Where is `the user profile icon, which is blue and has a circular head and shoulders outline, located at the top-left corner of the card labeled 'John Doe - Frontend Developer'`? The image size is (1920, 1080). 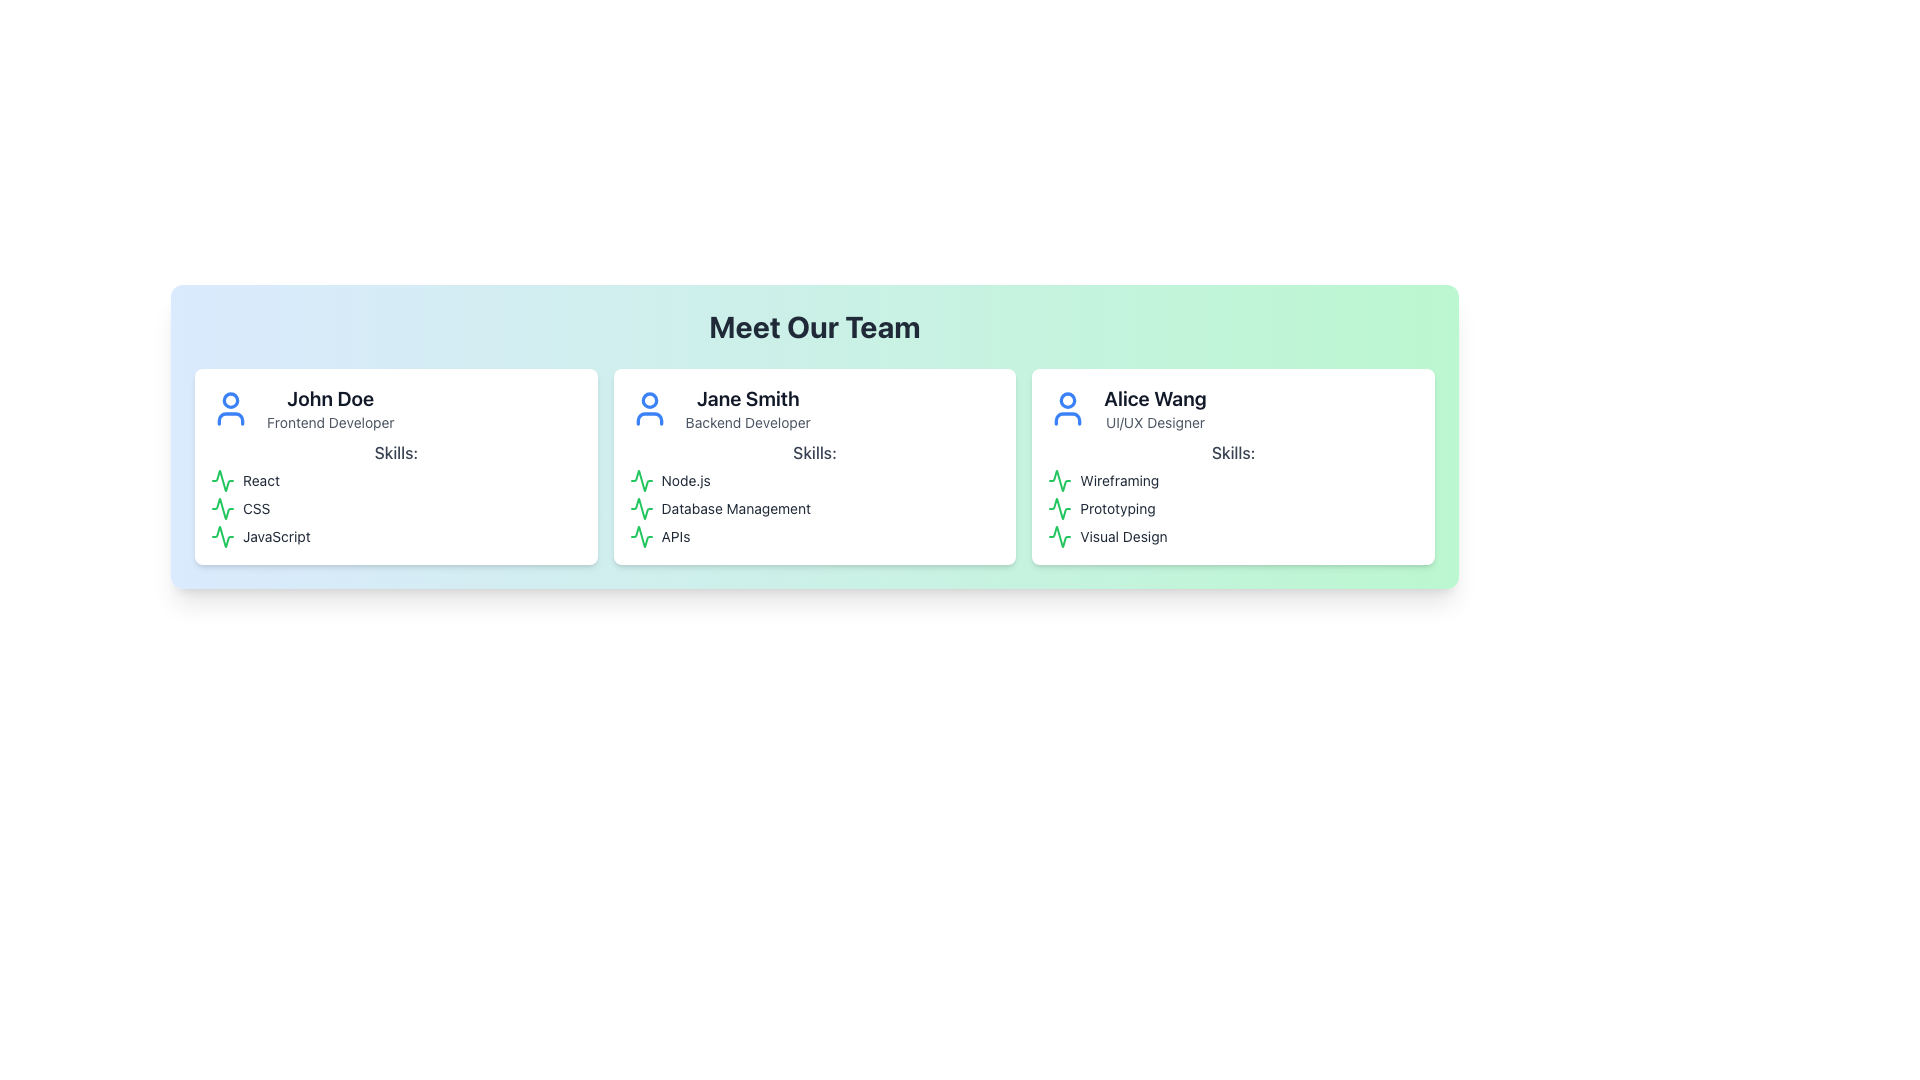 the user profile icon, which is blue and has a circular head and shoulders outline, located at the top-left corner of the card labeled 'John Doe - Frontend Developer' is located at coordinates (230, 407).